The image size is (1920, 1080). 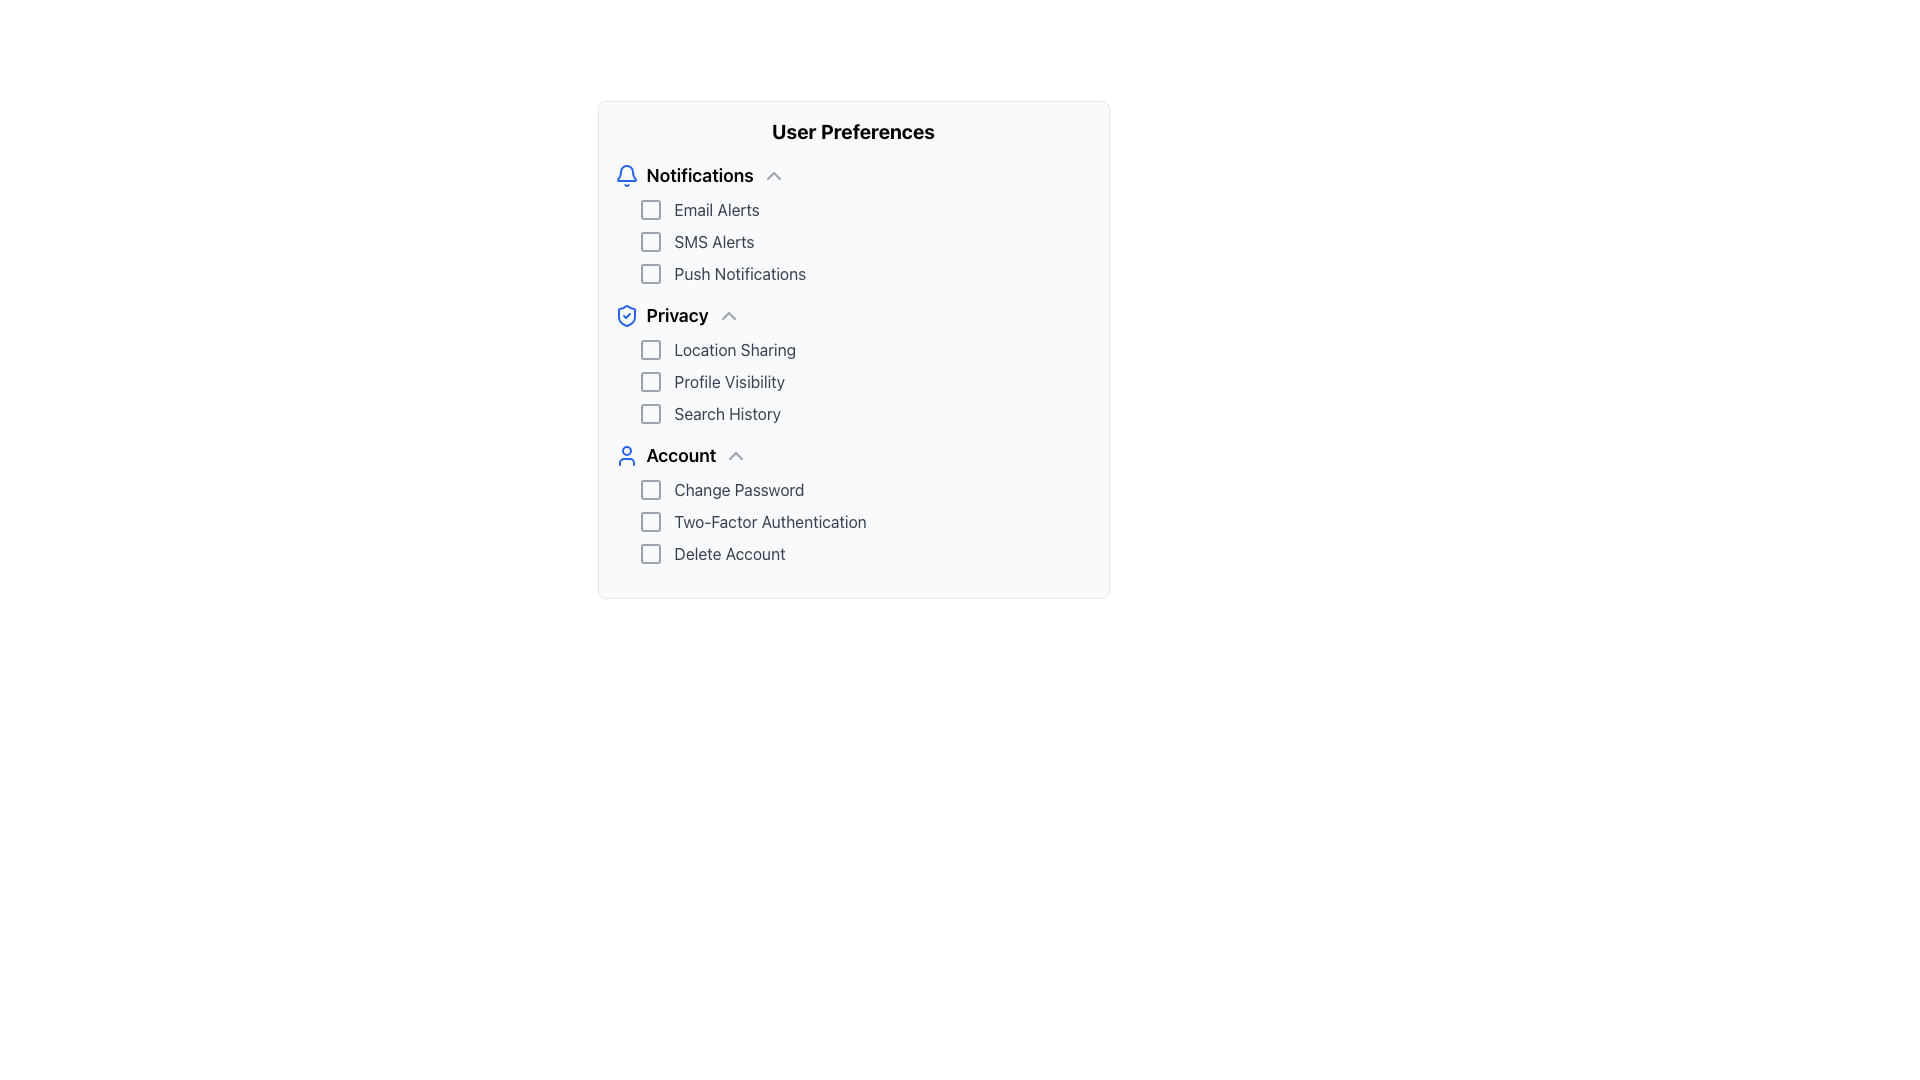 I want to click on the checkbox for 'SMS Alerts', which is a square icon with a gray border positioned in the middle of the 'Notifications' section, so click(x=650, y=241).